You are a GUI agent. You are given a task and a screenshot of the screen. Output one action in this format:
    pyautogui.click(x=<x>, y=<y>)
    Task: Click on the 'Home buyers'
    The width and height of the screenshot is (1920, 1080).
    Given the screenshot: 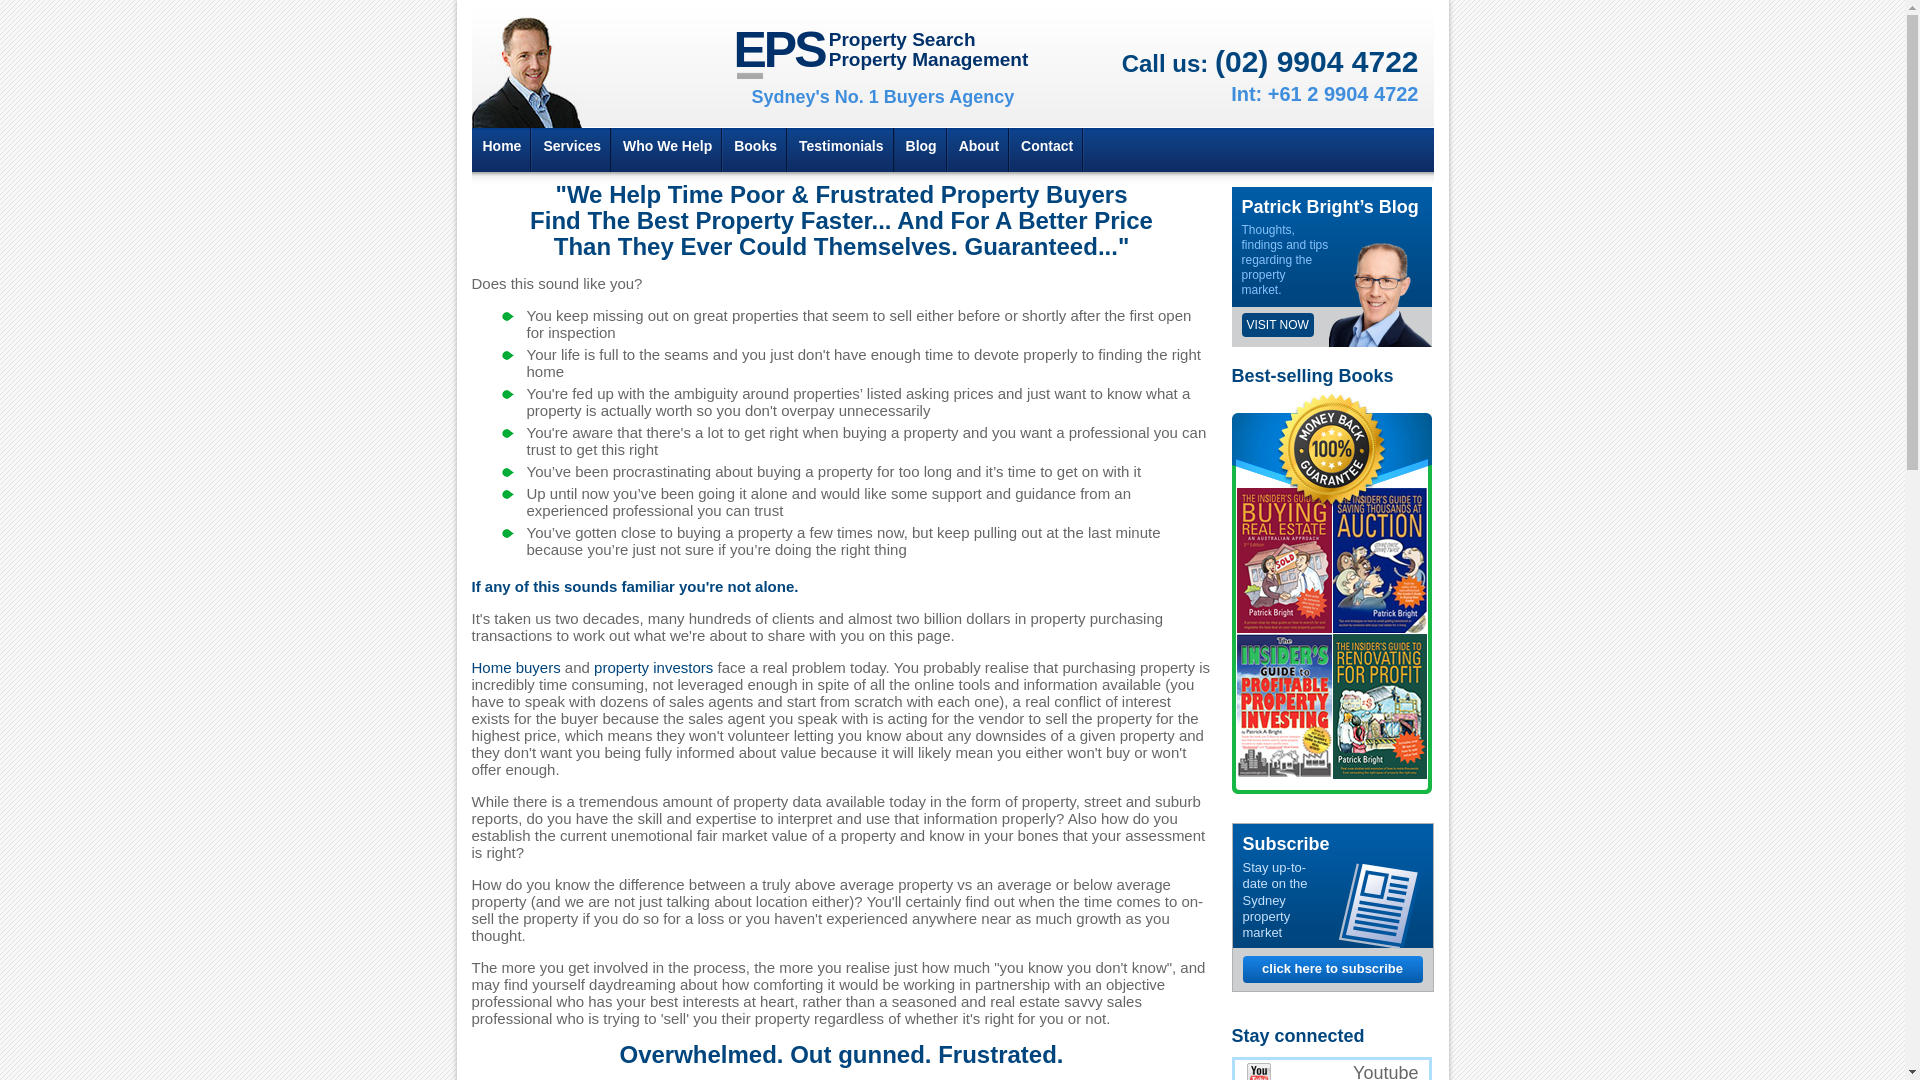 What is the action you would take?
    pyautogui.click(x=516, y=667)
    